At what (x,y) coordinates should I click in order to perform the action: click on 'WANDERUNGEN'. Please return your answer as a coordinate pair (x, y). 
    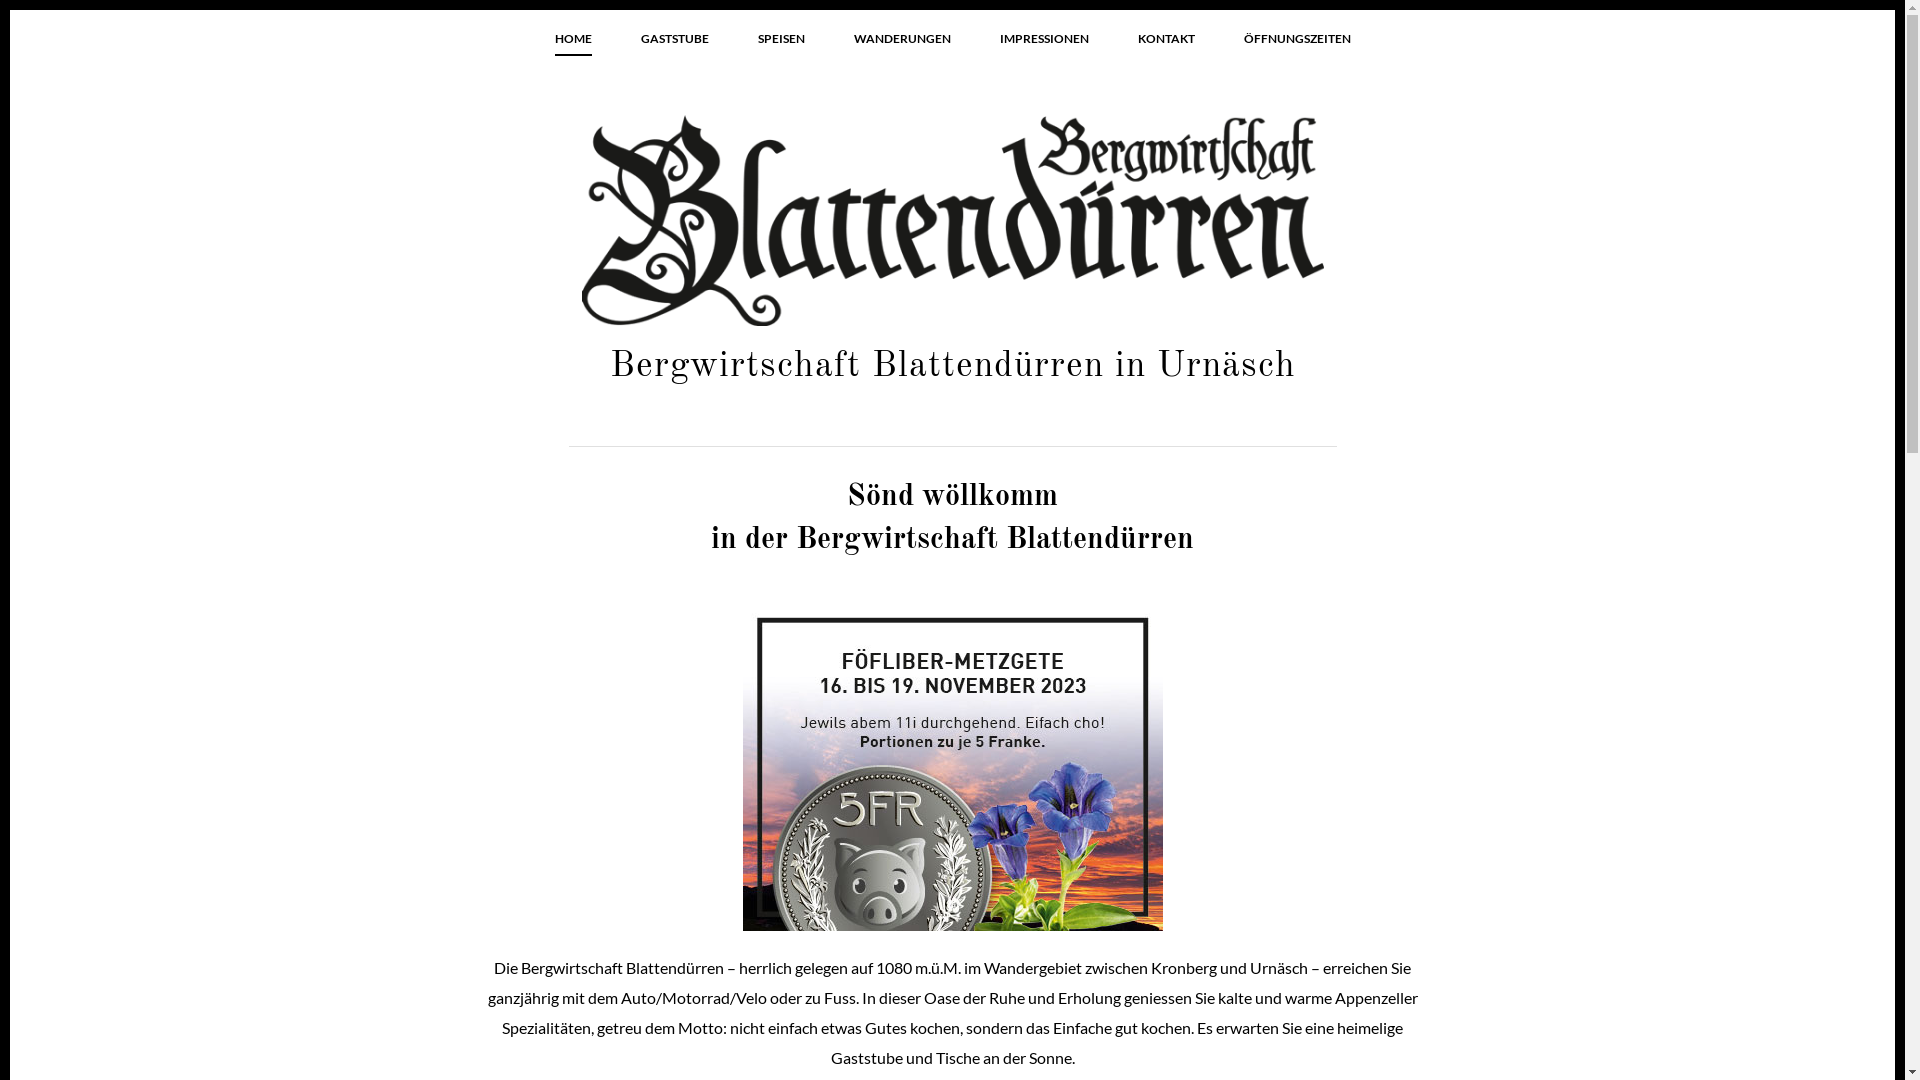
    Looking at the image, I should click on (830, 38).